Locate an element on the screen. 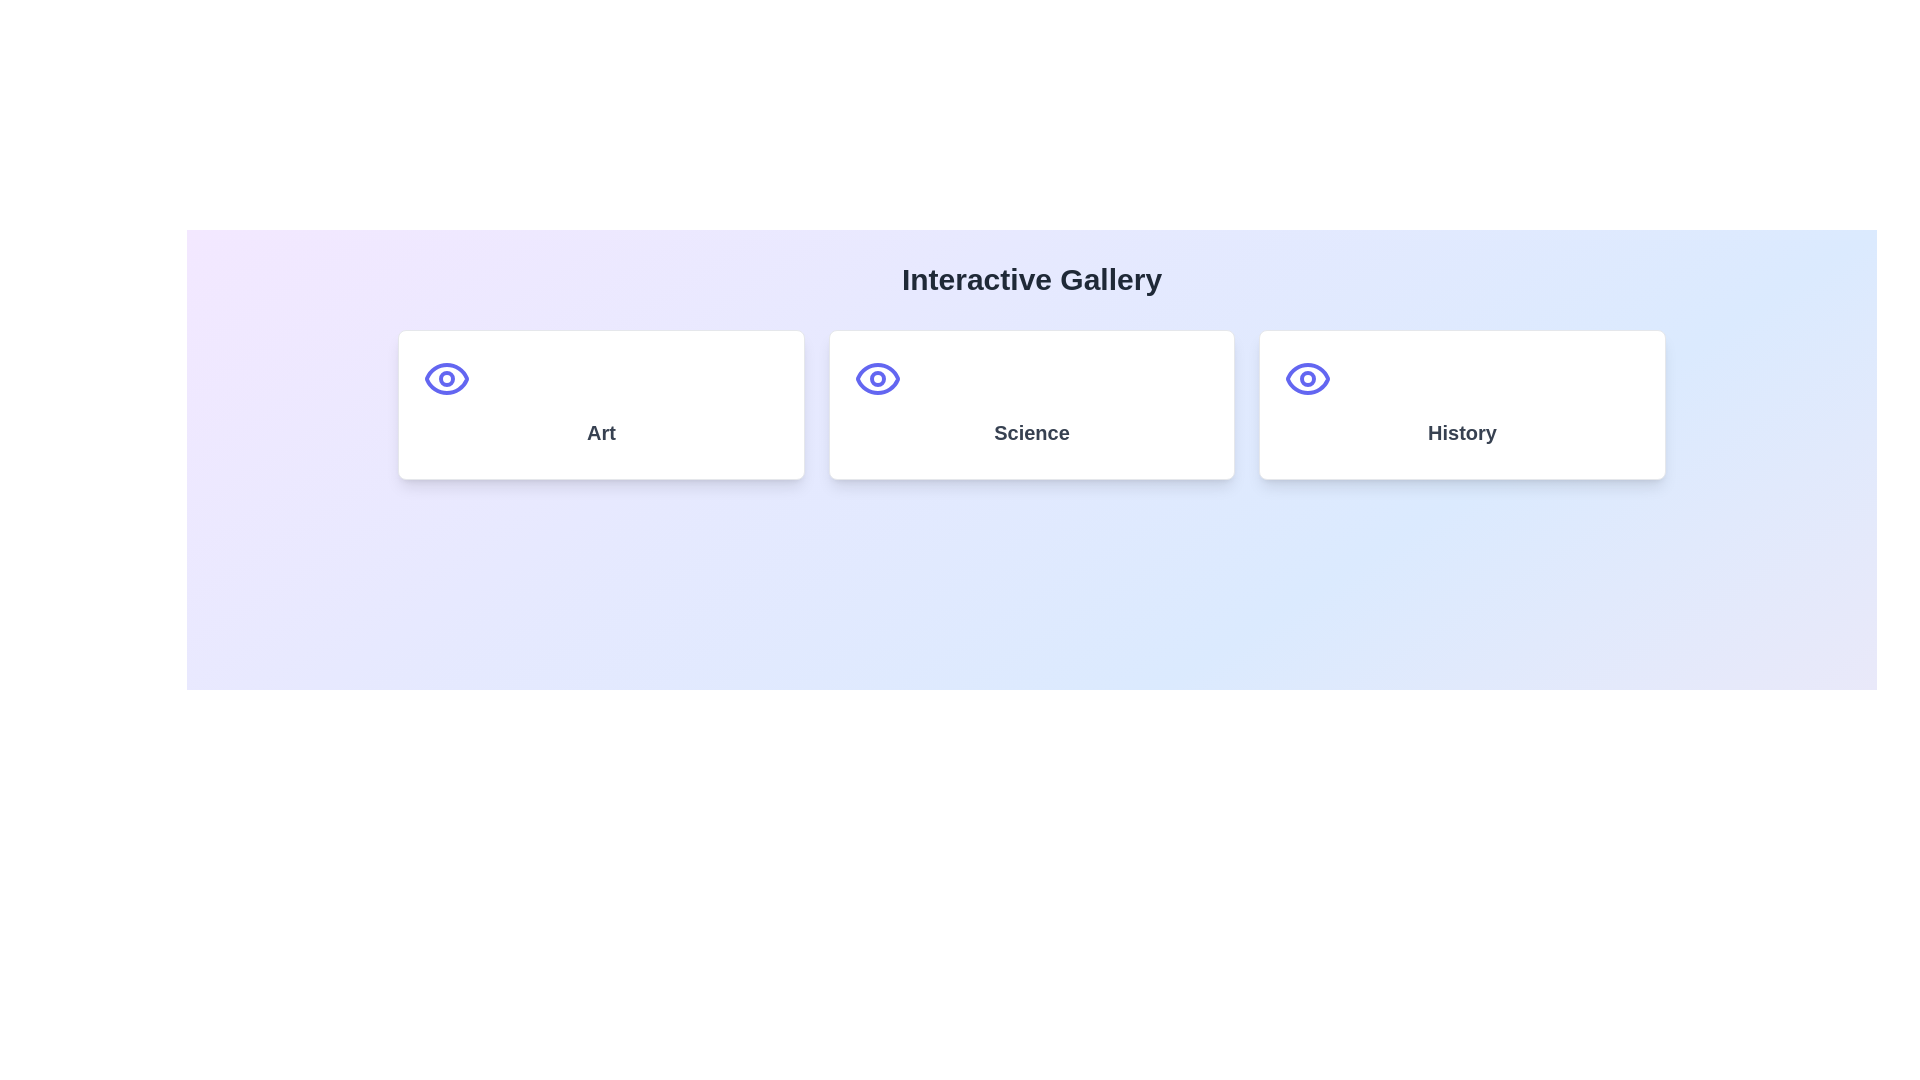 Image resolution: width=1920 pixels, height=1080 pixels. the 'History' thematic card located in the last column of a 3-column grid layout is located at coordinates (1462, 405).